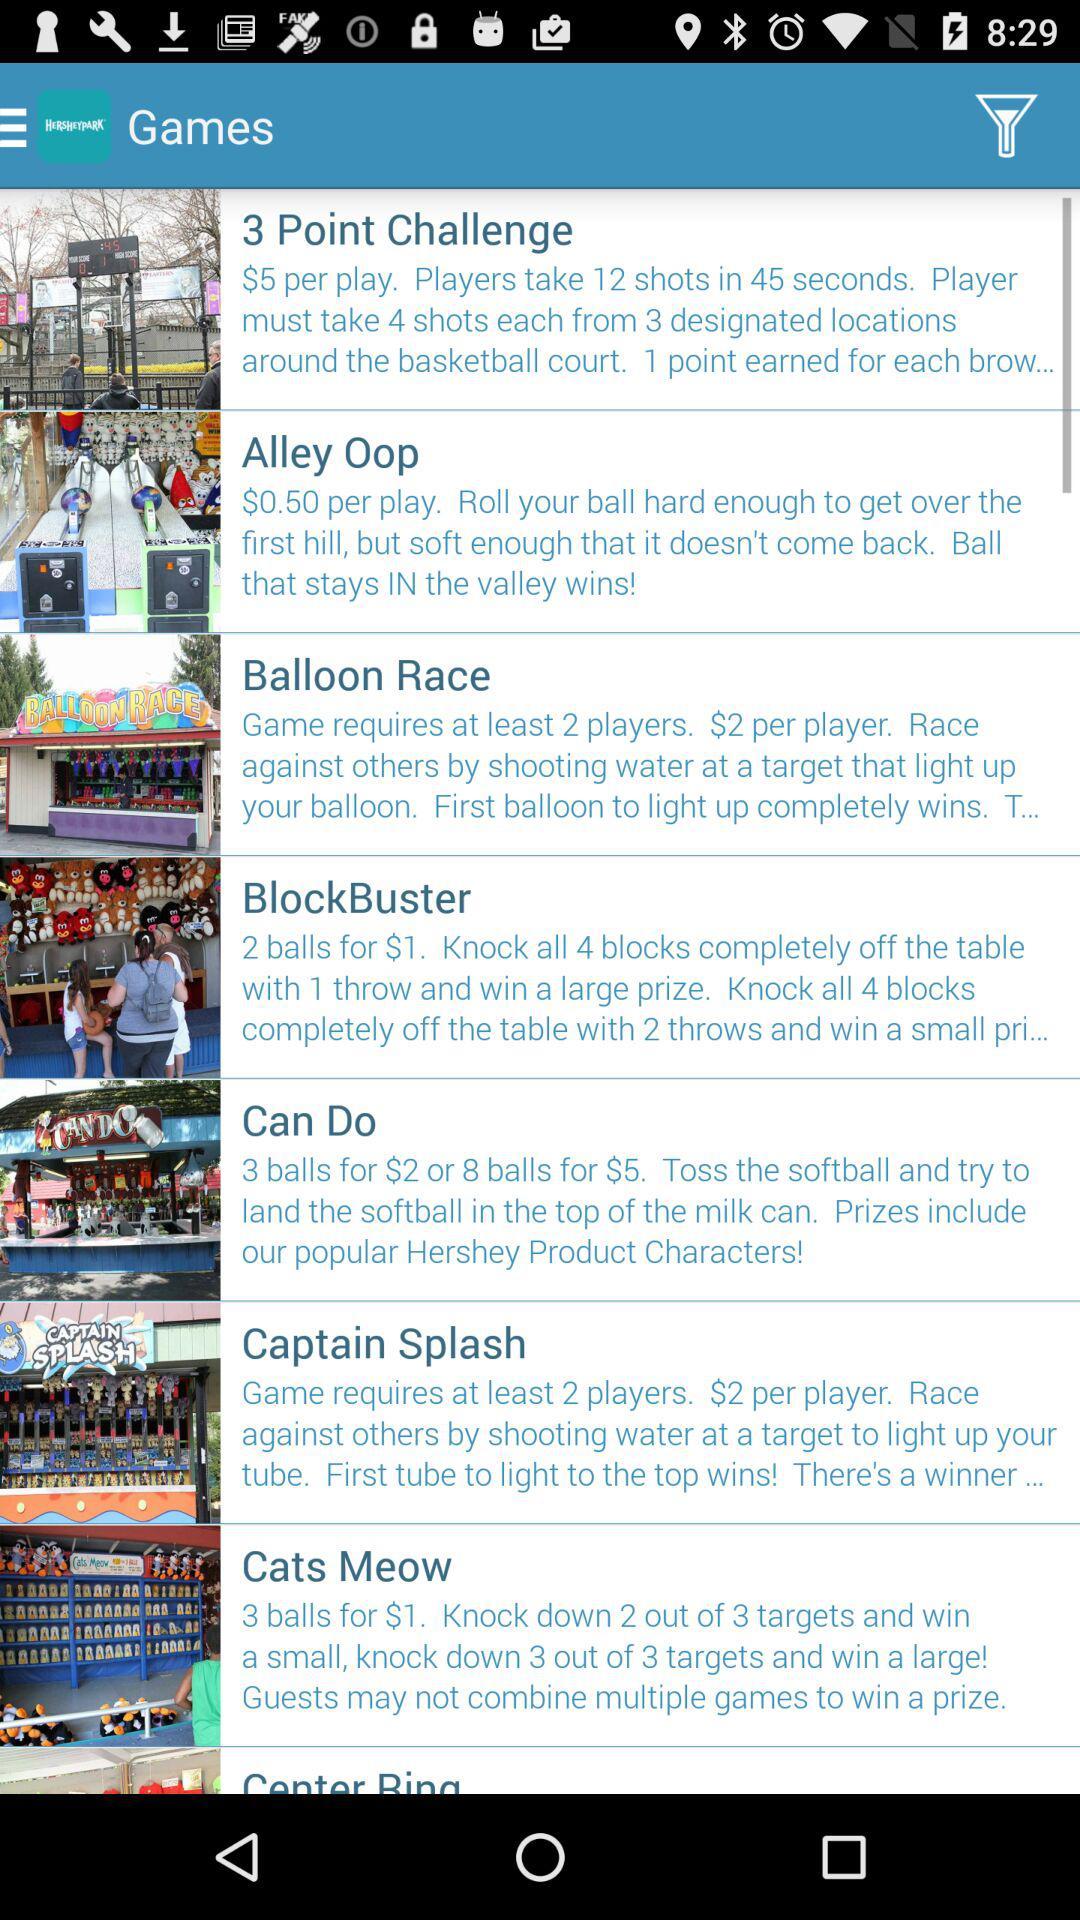 The image size is (1080, 1920). Describe the element at coordinates (650, 895) in the screenshot. I see `blockbuster` at that location.